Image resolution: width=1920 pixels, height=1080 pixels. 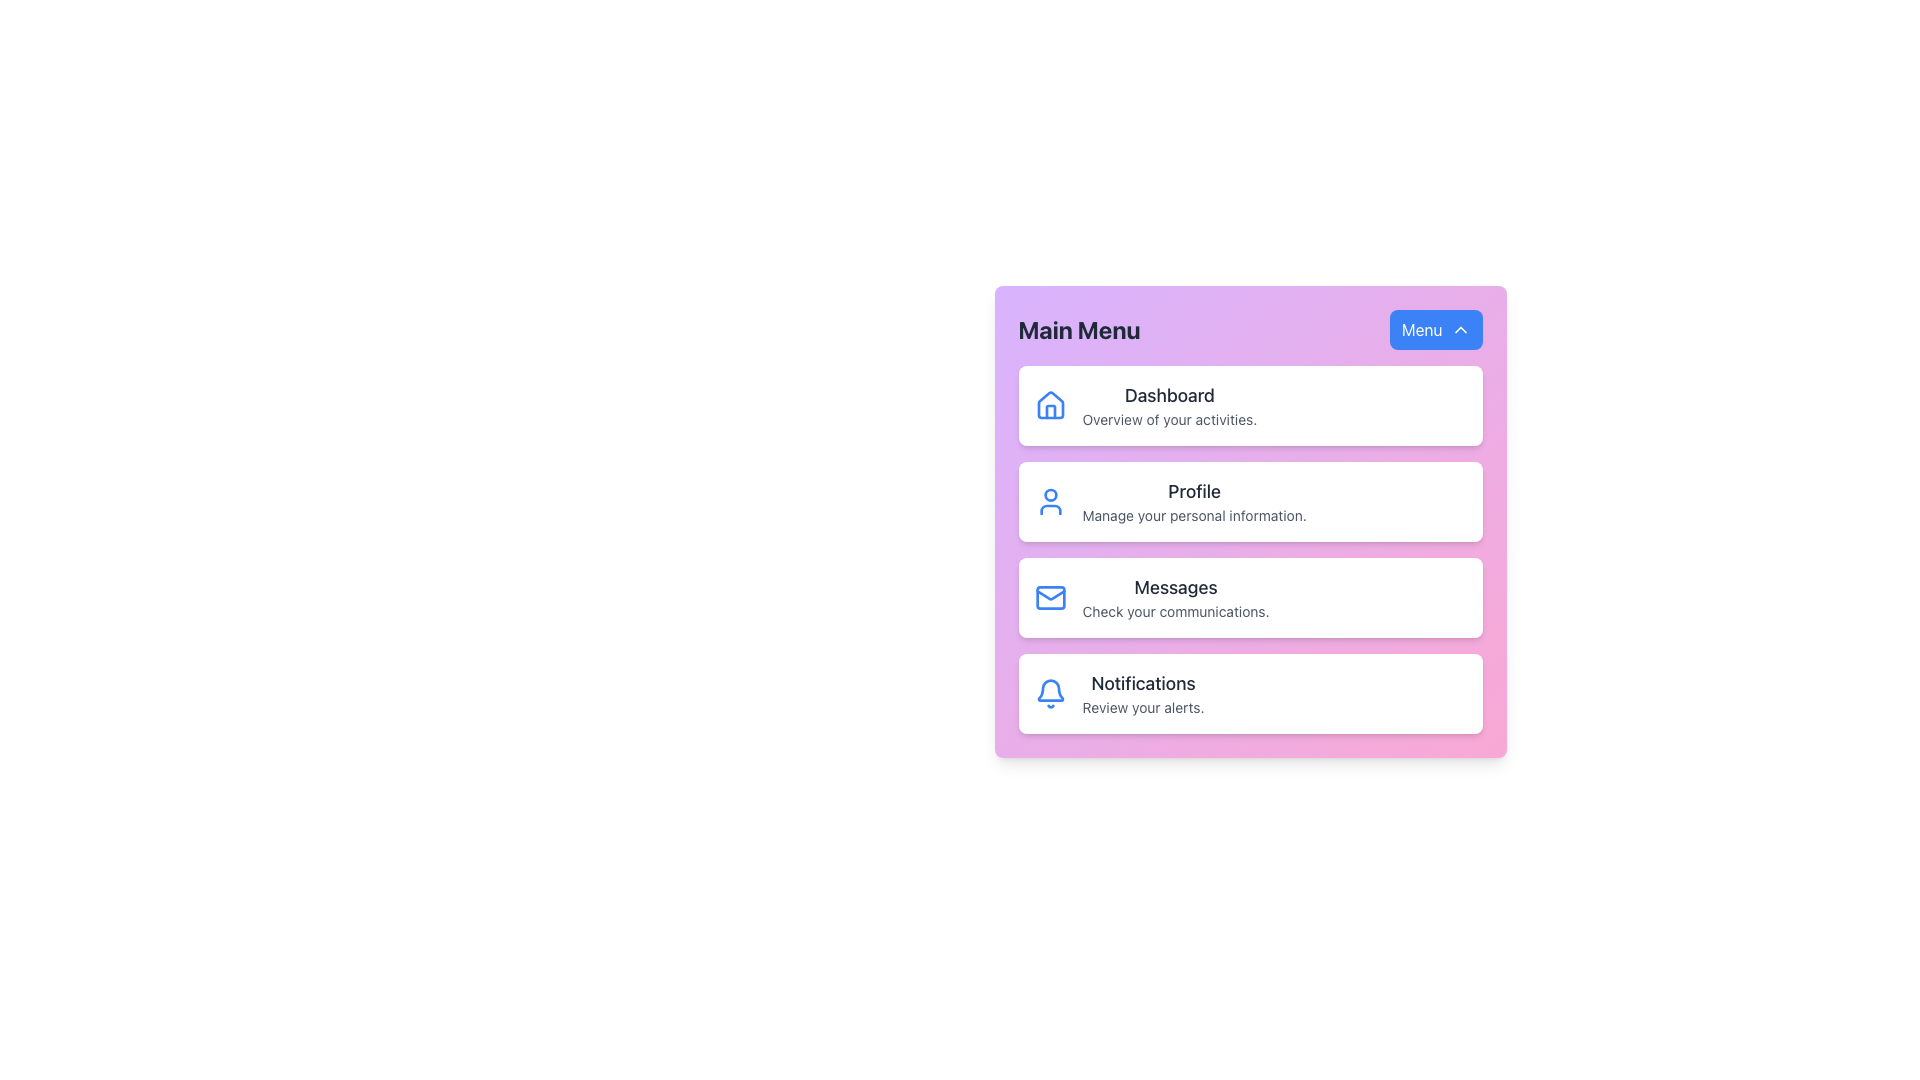 I want to click on the button located, so click(x=1434, y=329).